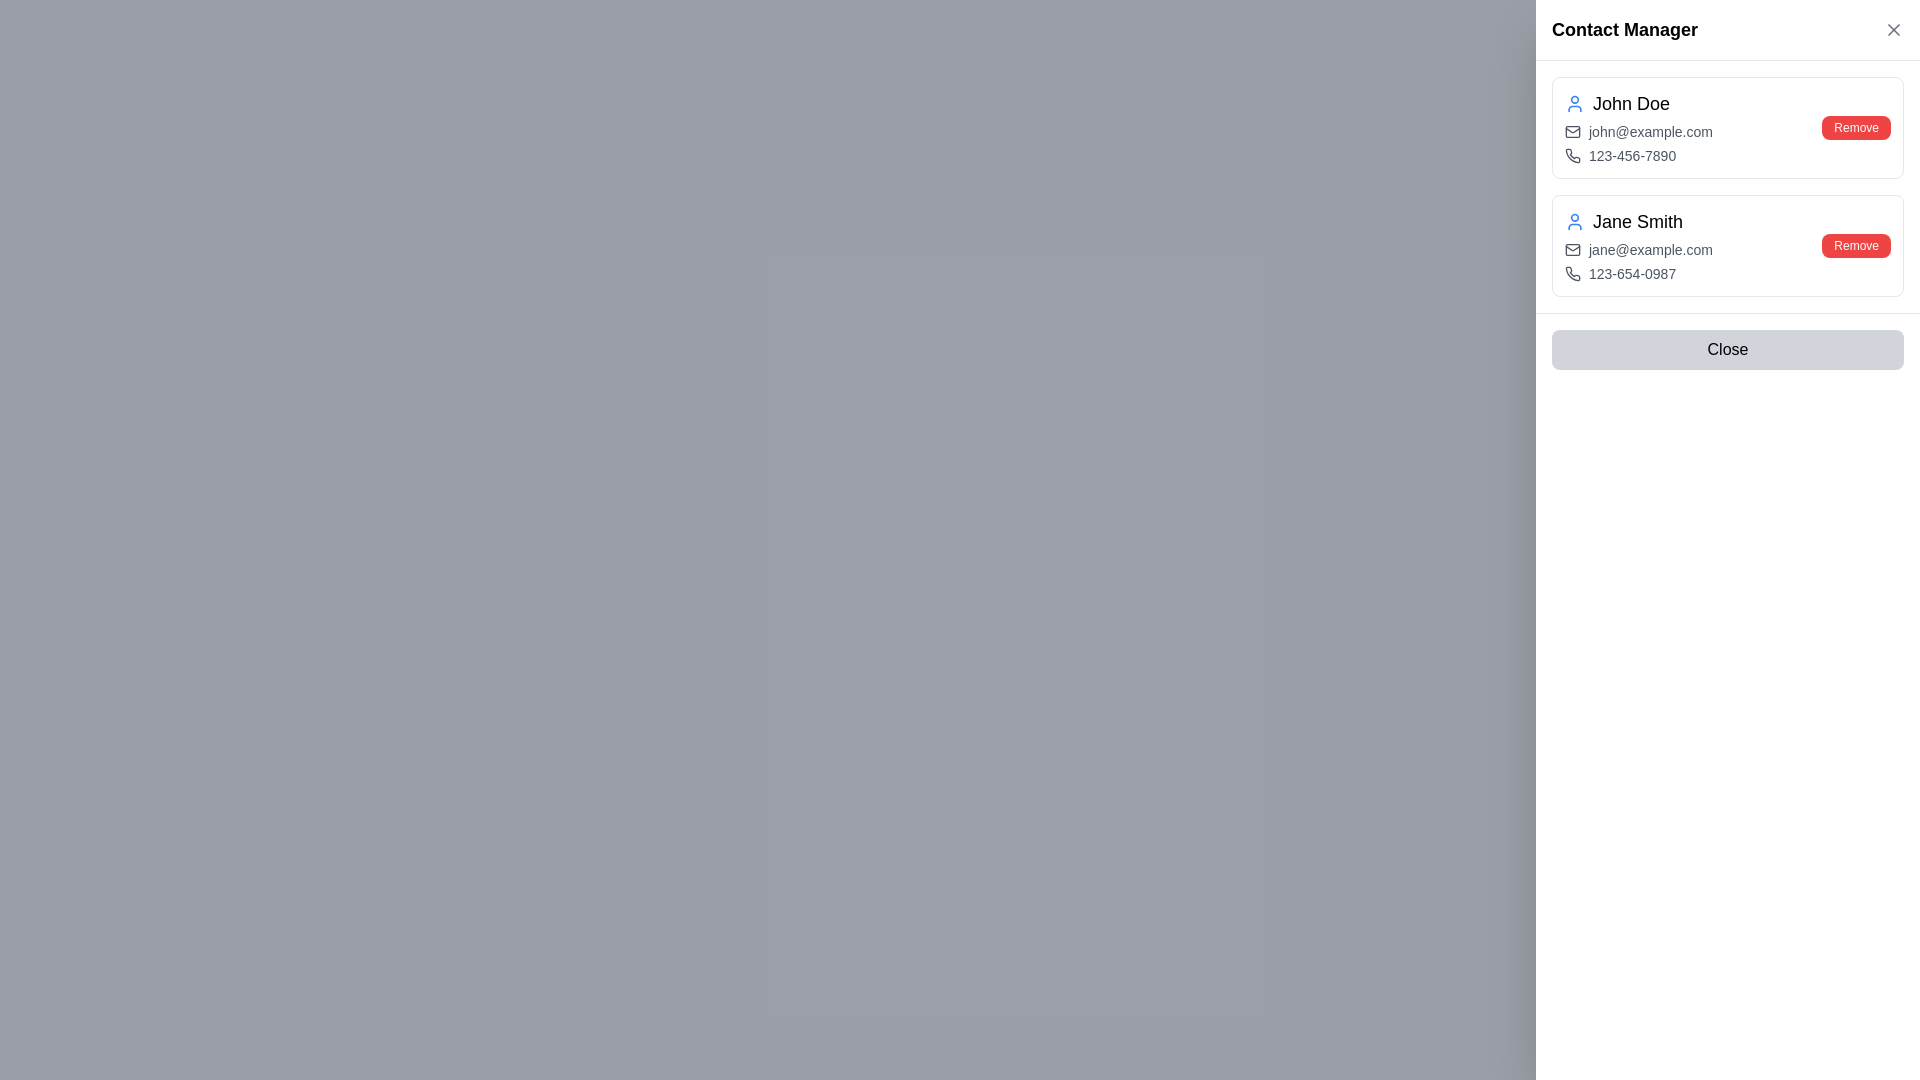 The width and height of the screenshot is (1920, 1080). What do you see at coordinates (1572, 249) in the screenshot?
I see `the mail icon, which is a simple envelope outline located` at bounding box center [1572, 249].